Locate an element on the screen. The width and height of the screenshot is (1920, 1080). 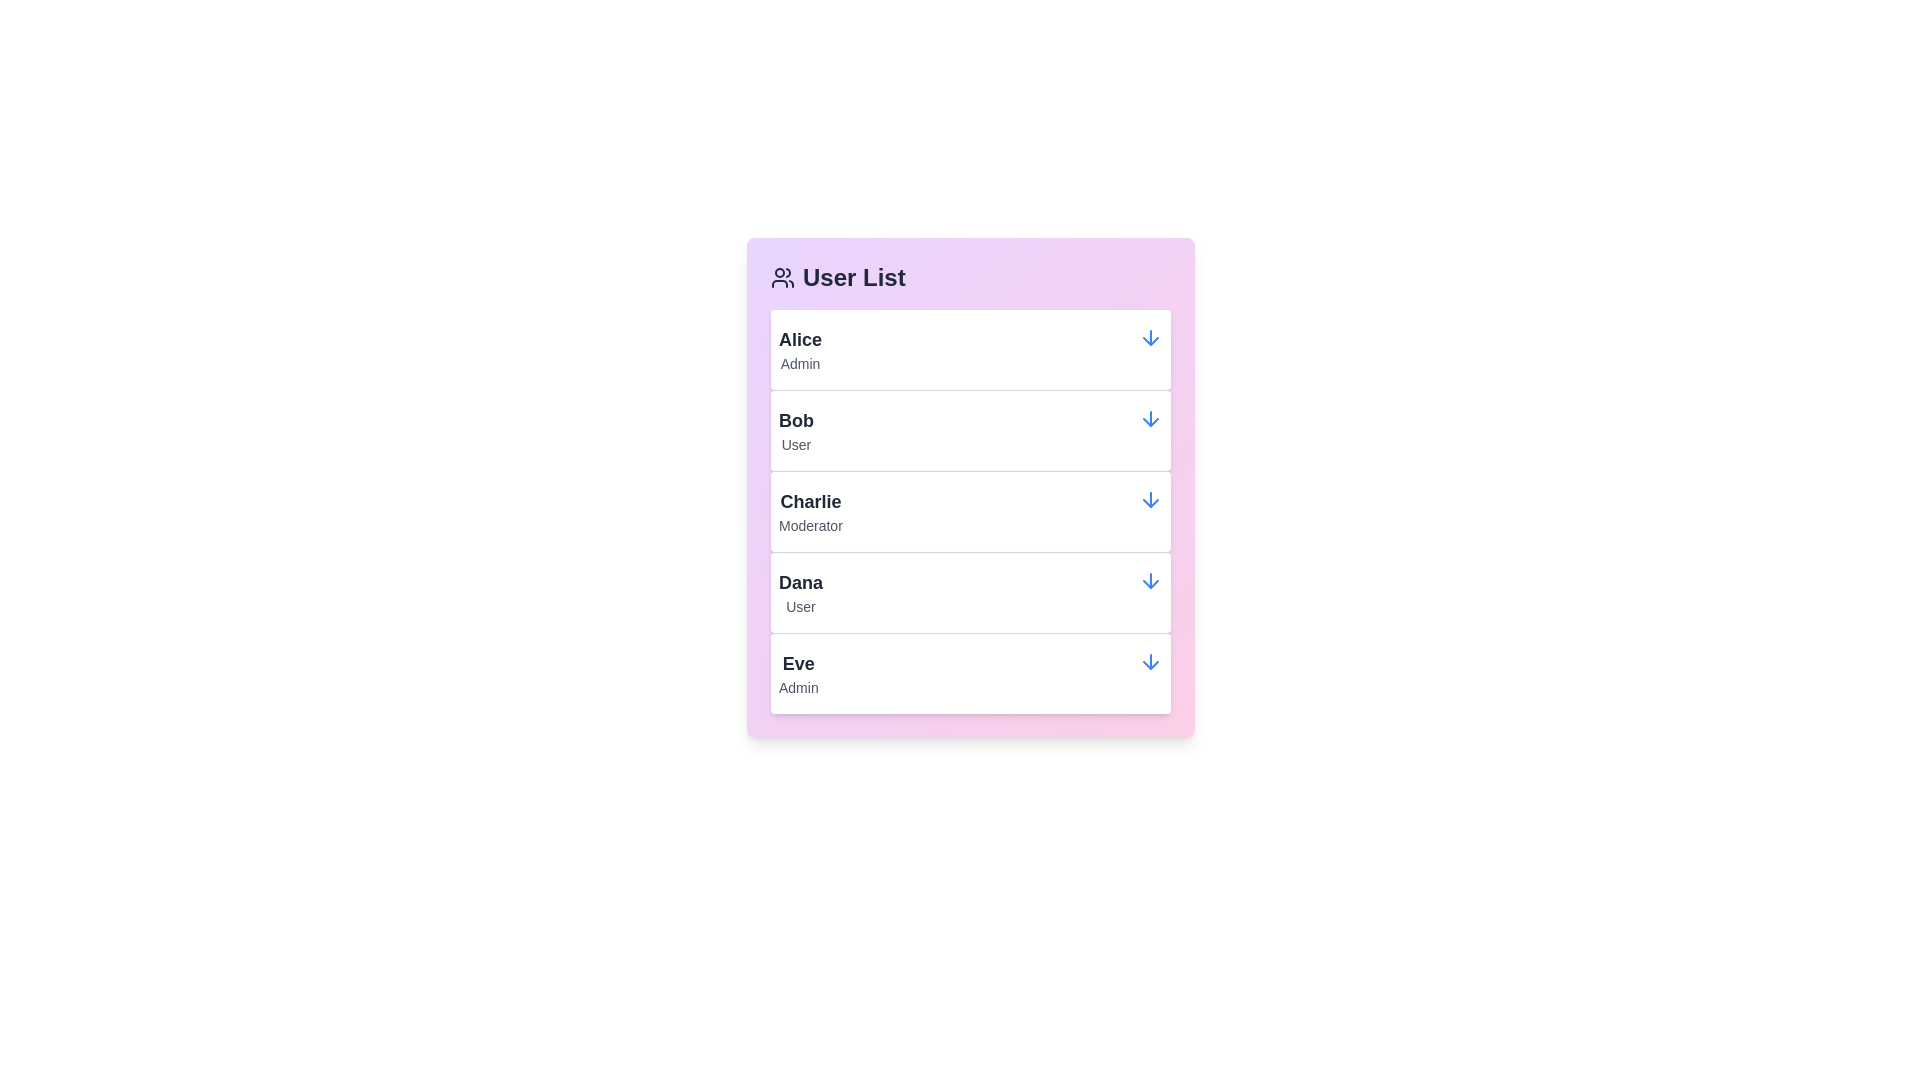
the arrow icon for Eve is located at coordinates (1151, 662).